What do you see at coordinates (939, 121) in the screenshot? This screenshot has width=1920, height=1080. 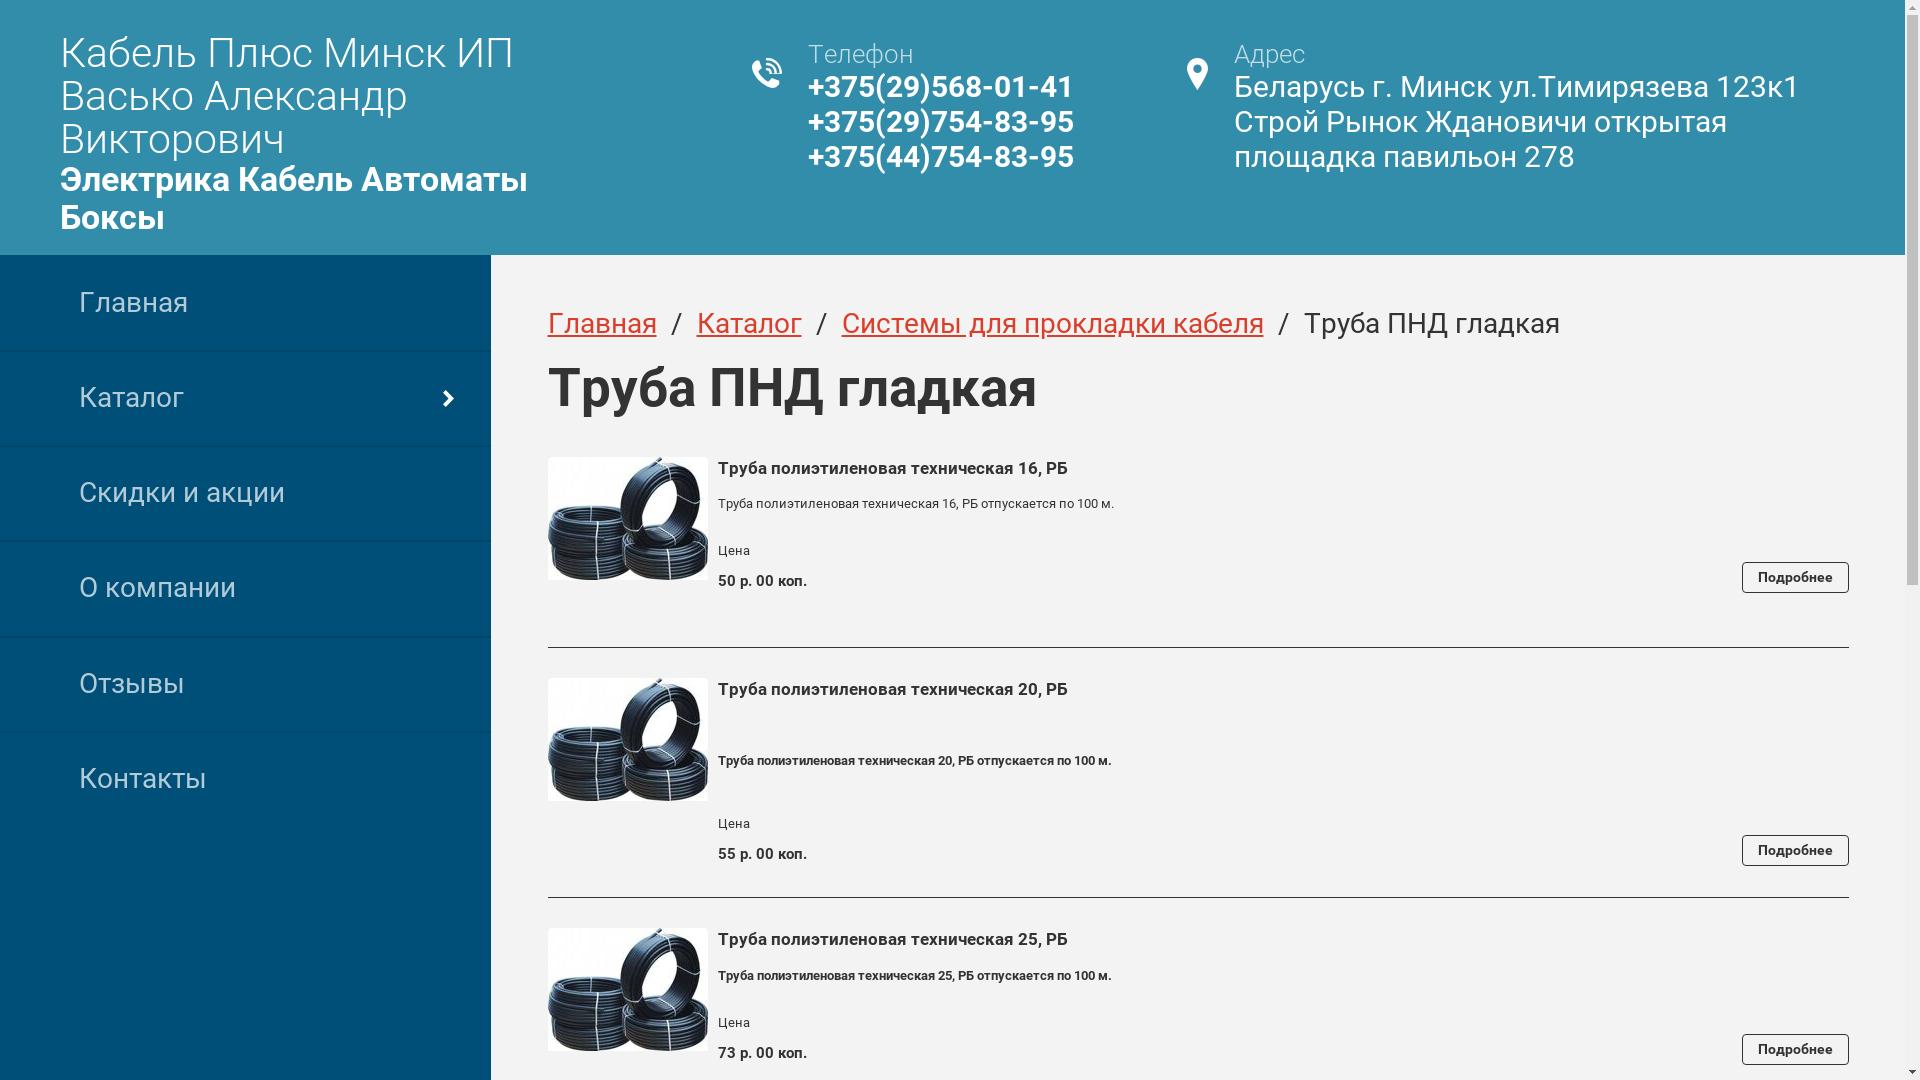 I see `'+375(29)754-83-95'` at bounding box center [939, 121].